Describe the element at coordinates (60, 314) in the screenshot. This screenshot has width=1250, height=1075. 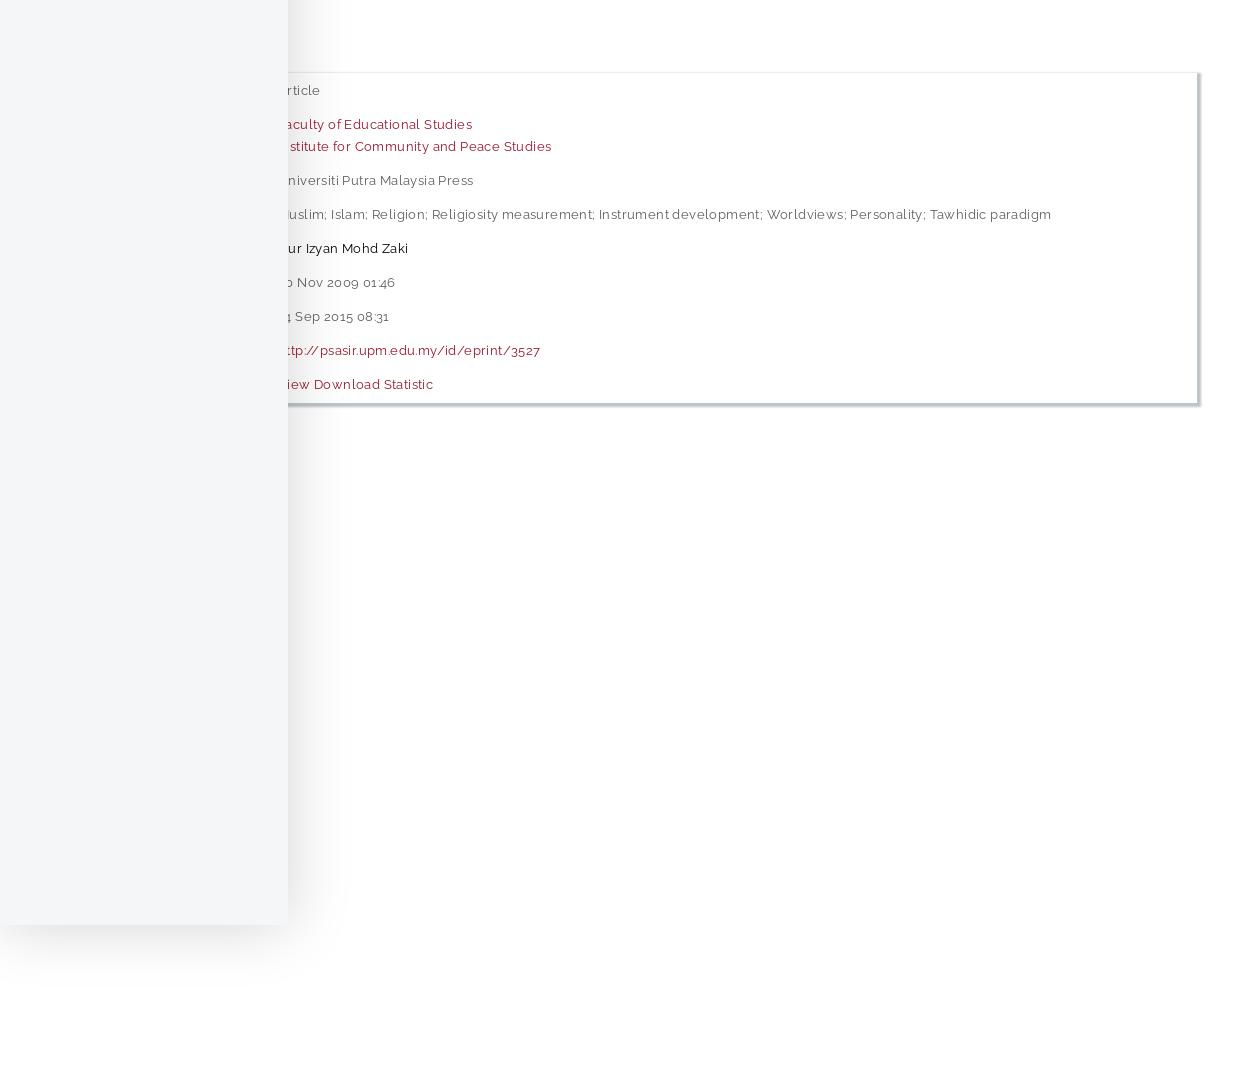
I see `'Last Modified:'` at that location.